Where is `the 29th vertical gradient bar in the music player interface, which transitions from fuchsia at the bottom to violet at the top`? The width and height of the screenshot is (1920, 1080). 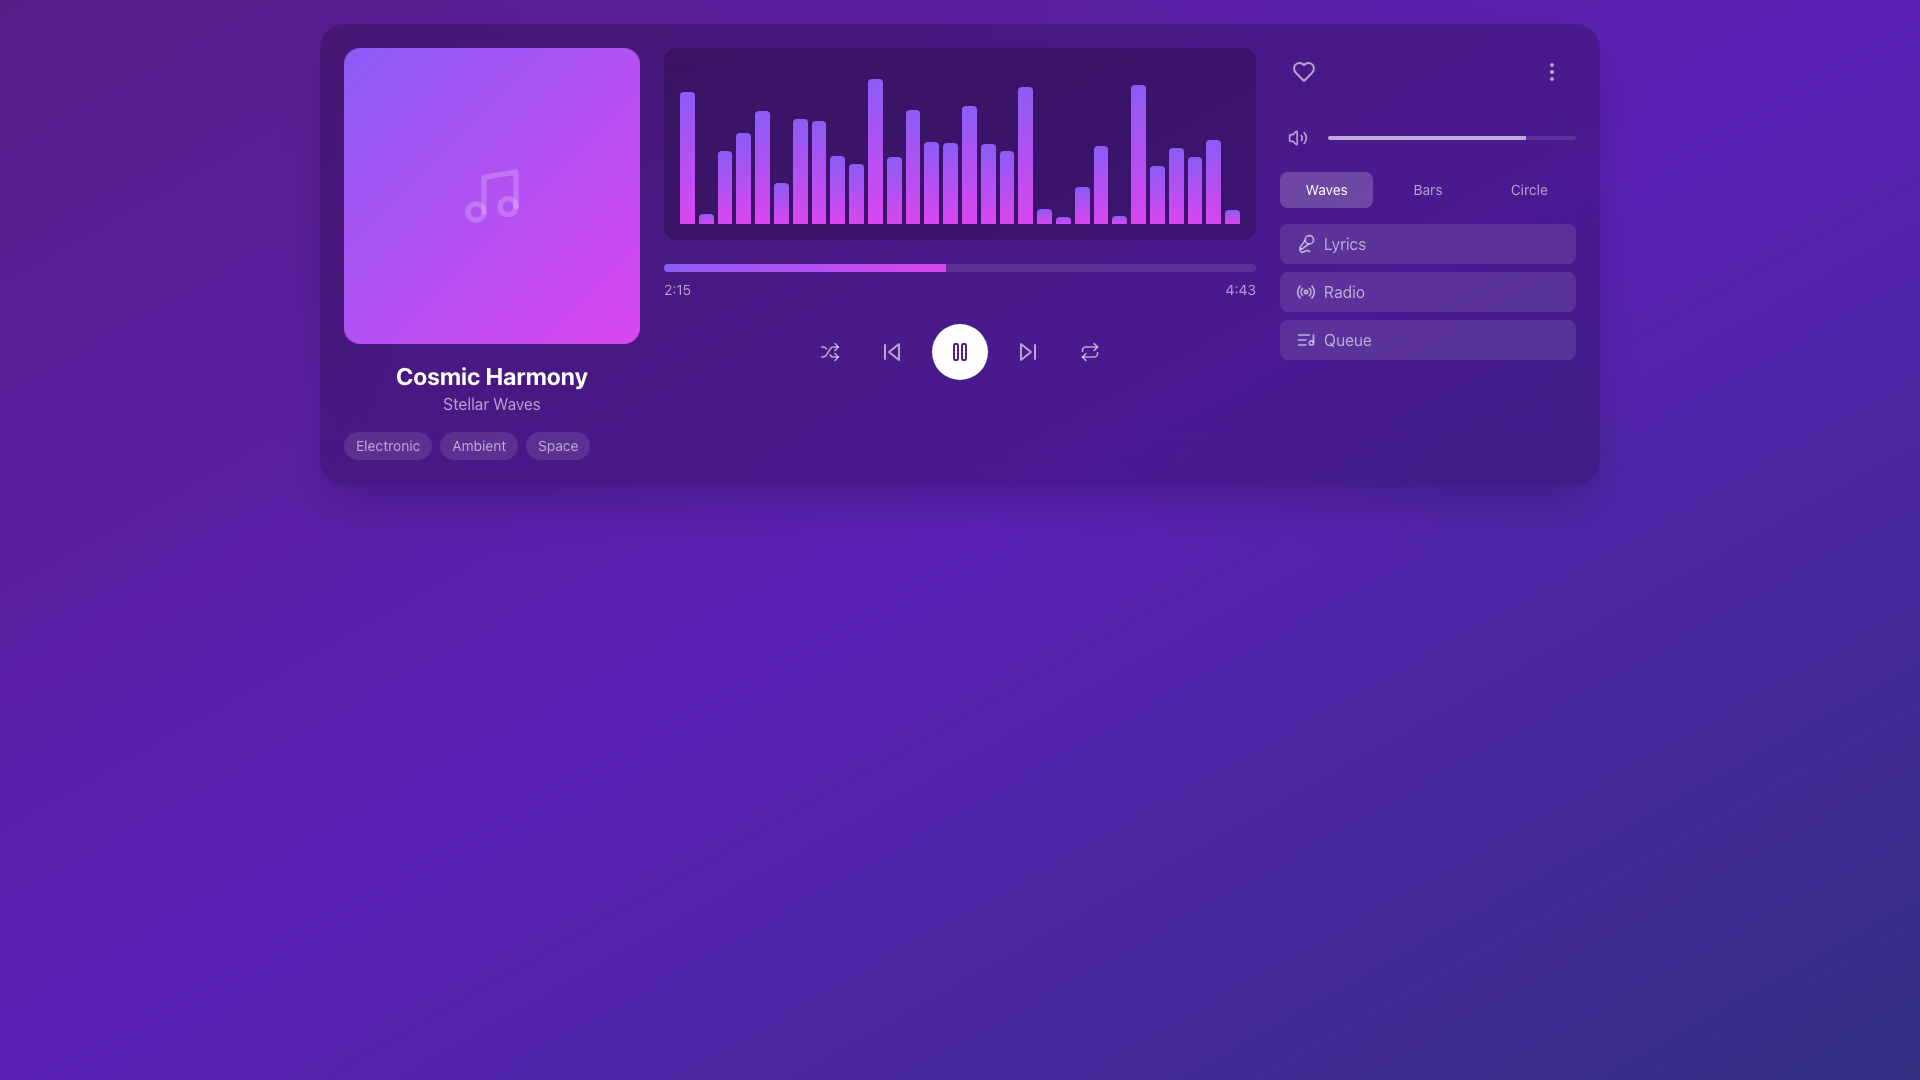
the 29th vertical gradient bar in the music player interface, which transitions from fuchsia at the bottom to violet at the top is located at coordinates (1099, 185).